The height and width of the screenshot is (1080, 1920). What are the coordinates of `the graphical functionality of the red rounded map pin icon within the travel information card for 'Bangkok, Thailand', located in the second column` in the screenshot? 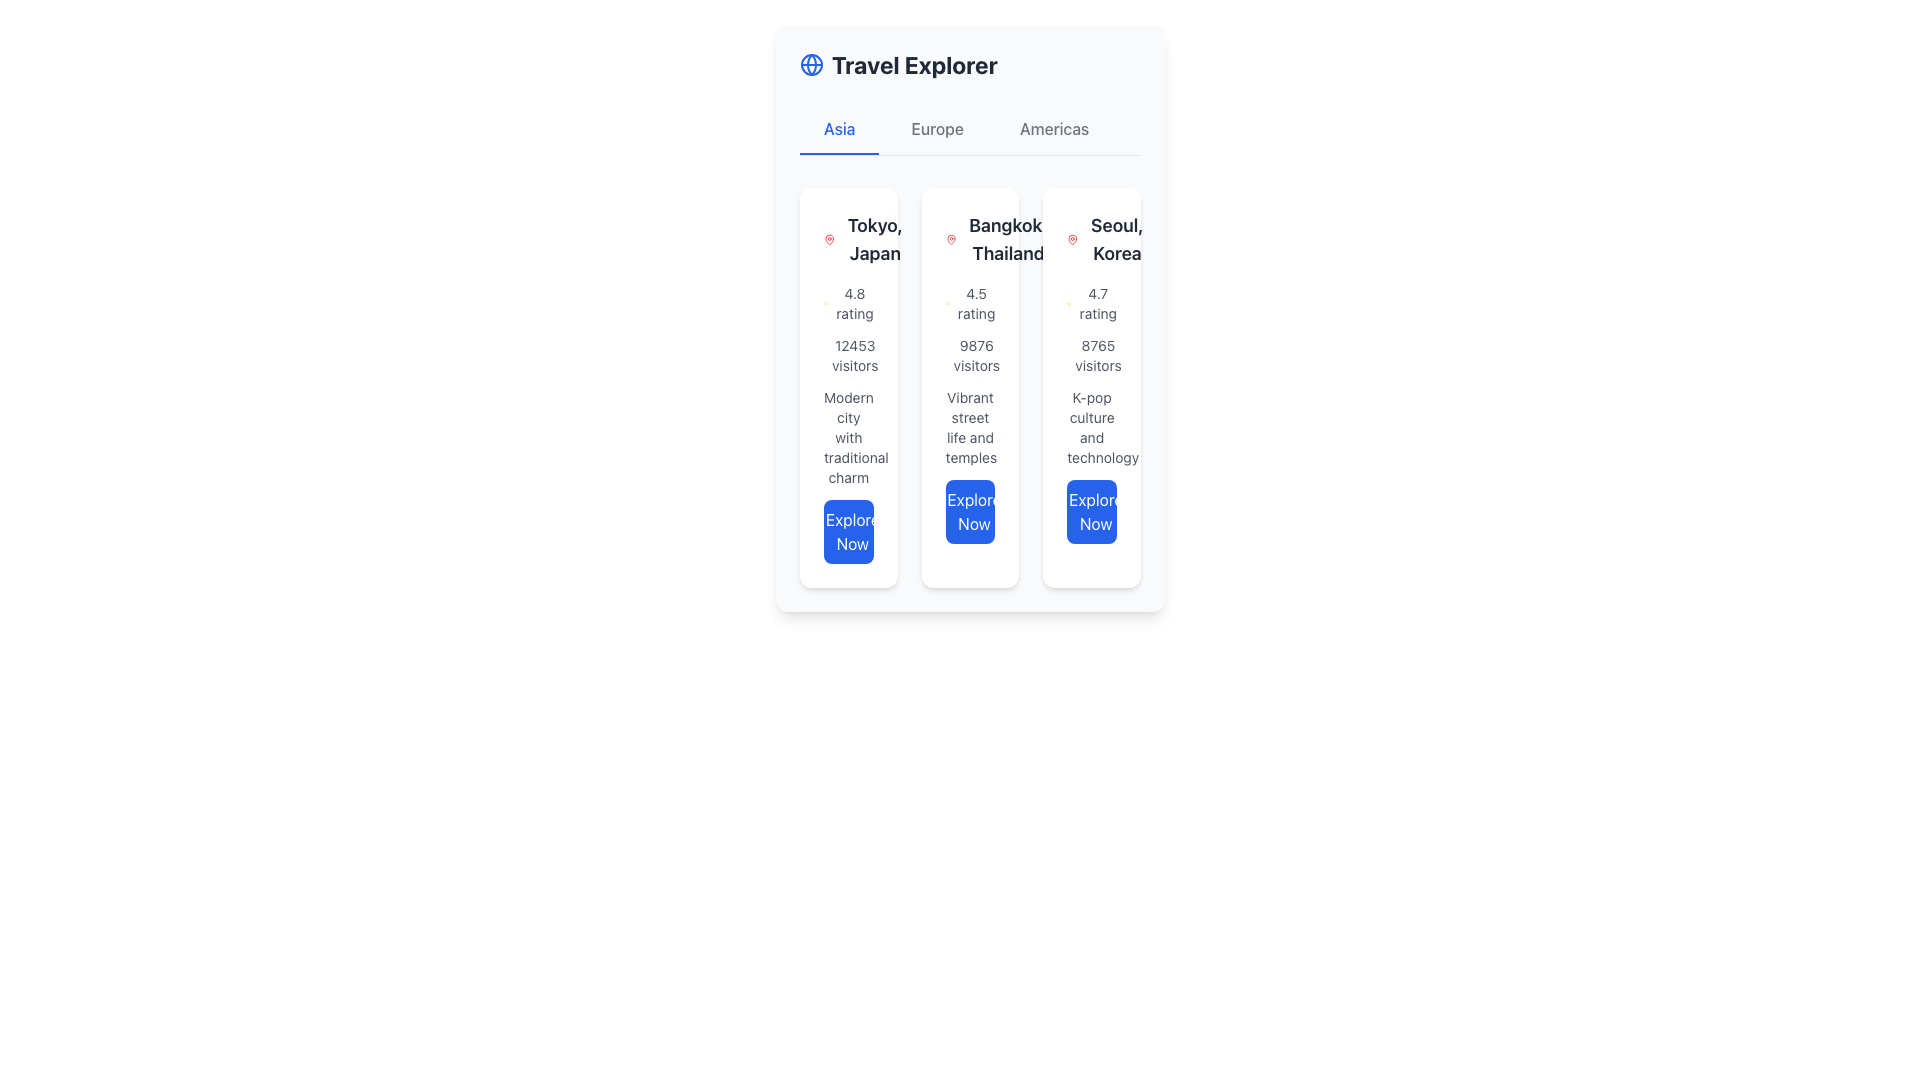 It's located at (950, 238).